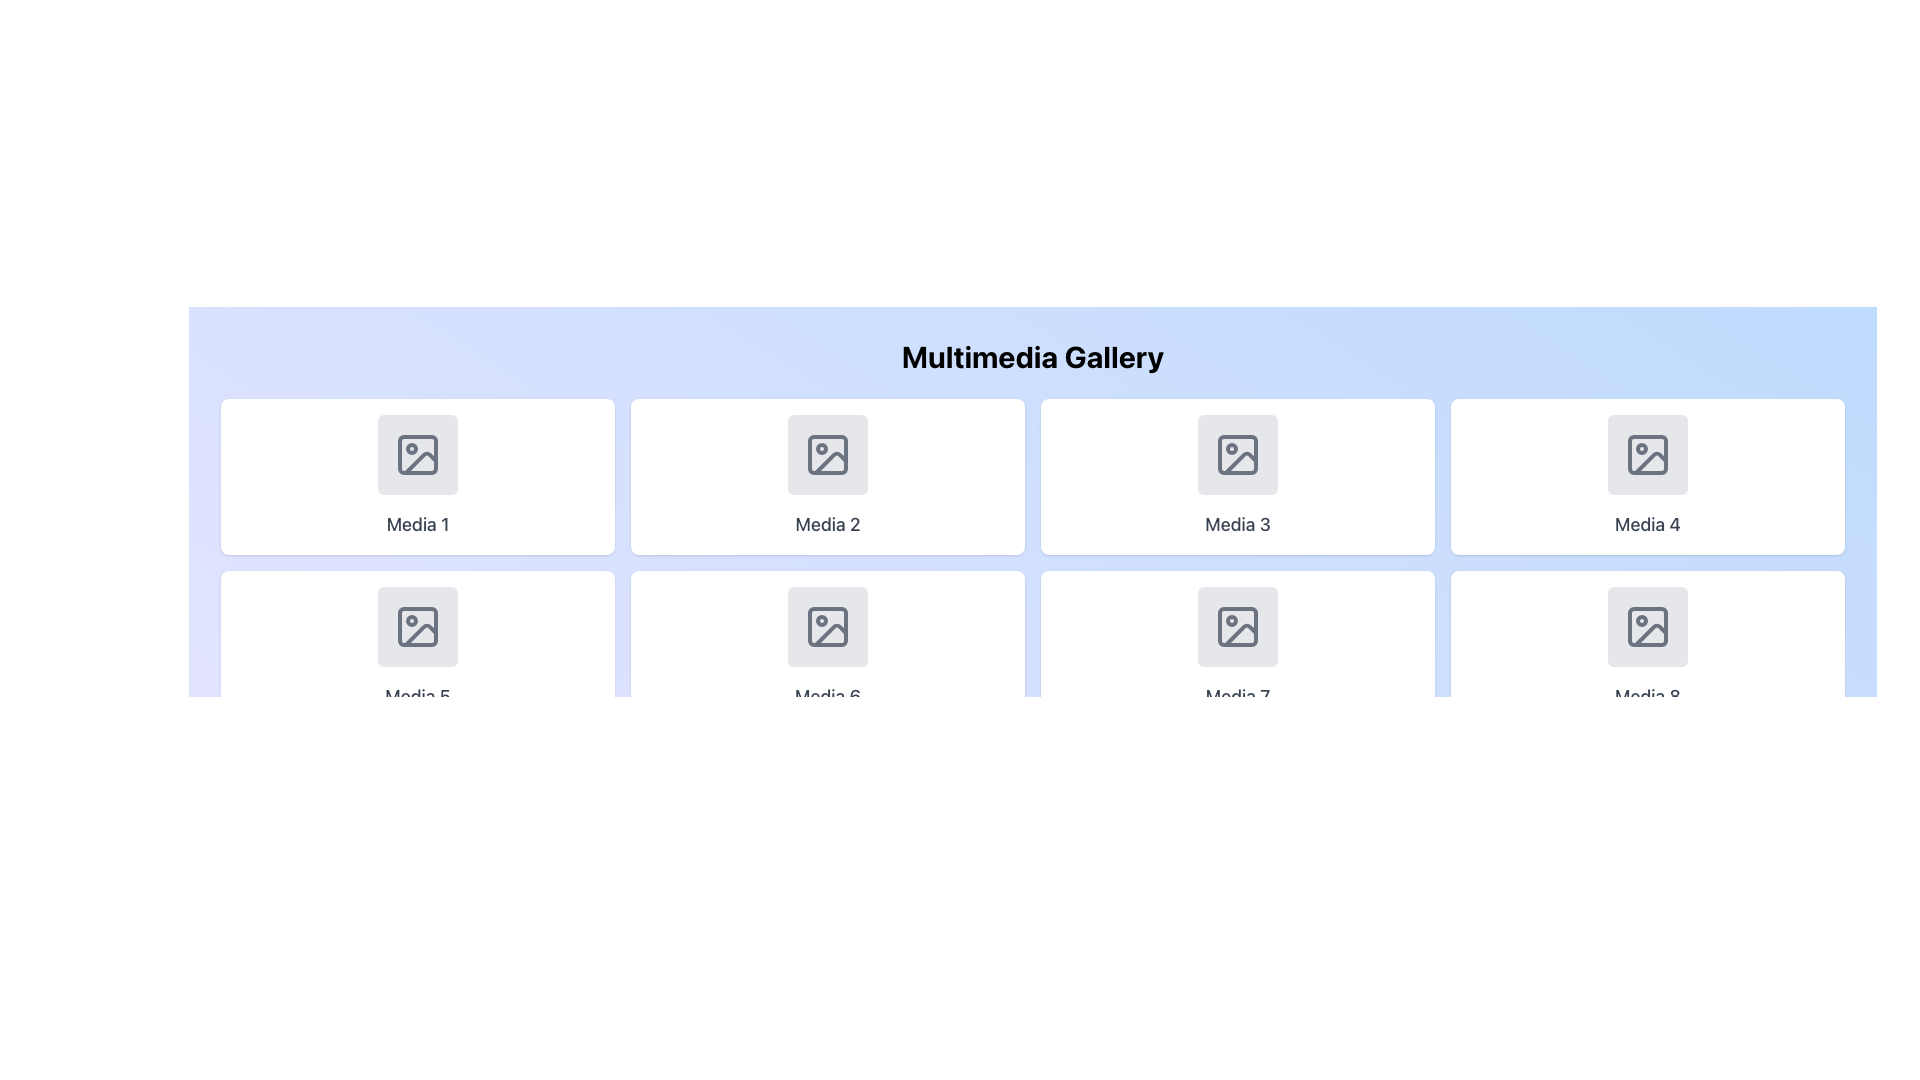  What do you see at coordinates (1237, 648) in the screenshot?
I see `details associated with the media in the card featuring a gray image placeholder and the text 'Media 7' located in the second row, third column of the grid layout` at bounding box center [1237, 648].